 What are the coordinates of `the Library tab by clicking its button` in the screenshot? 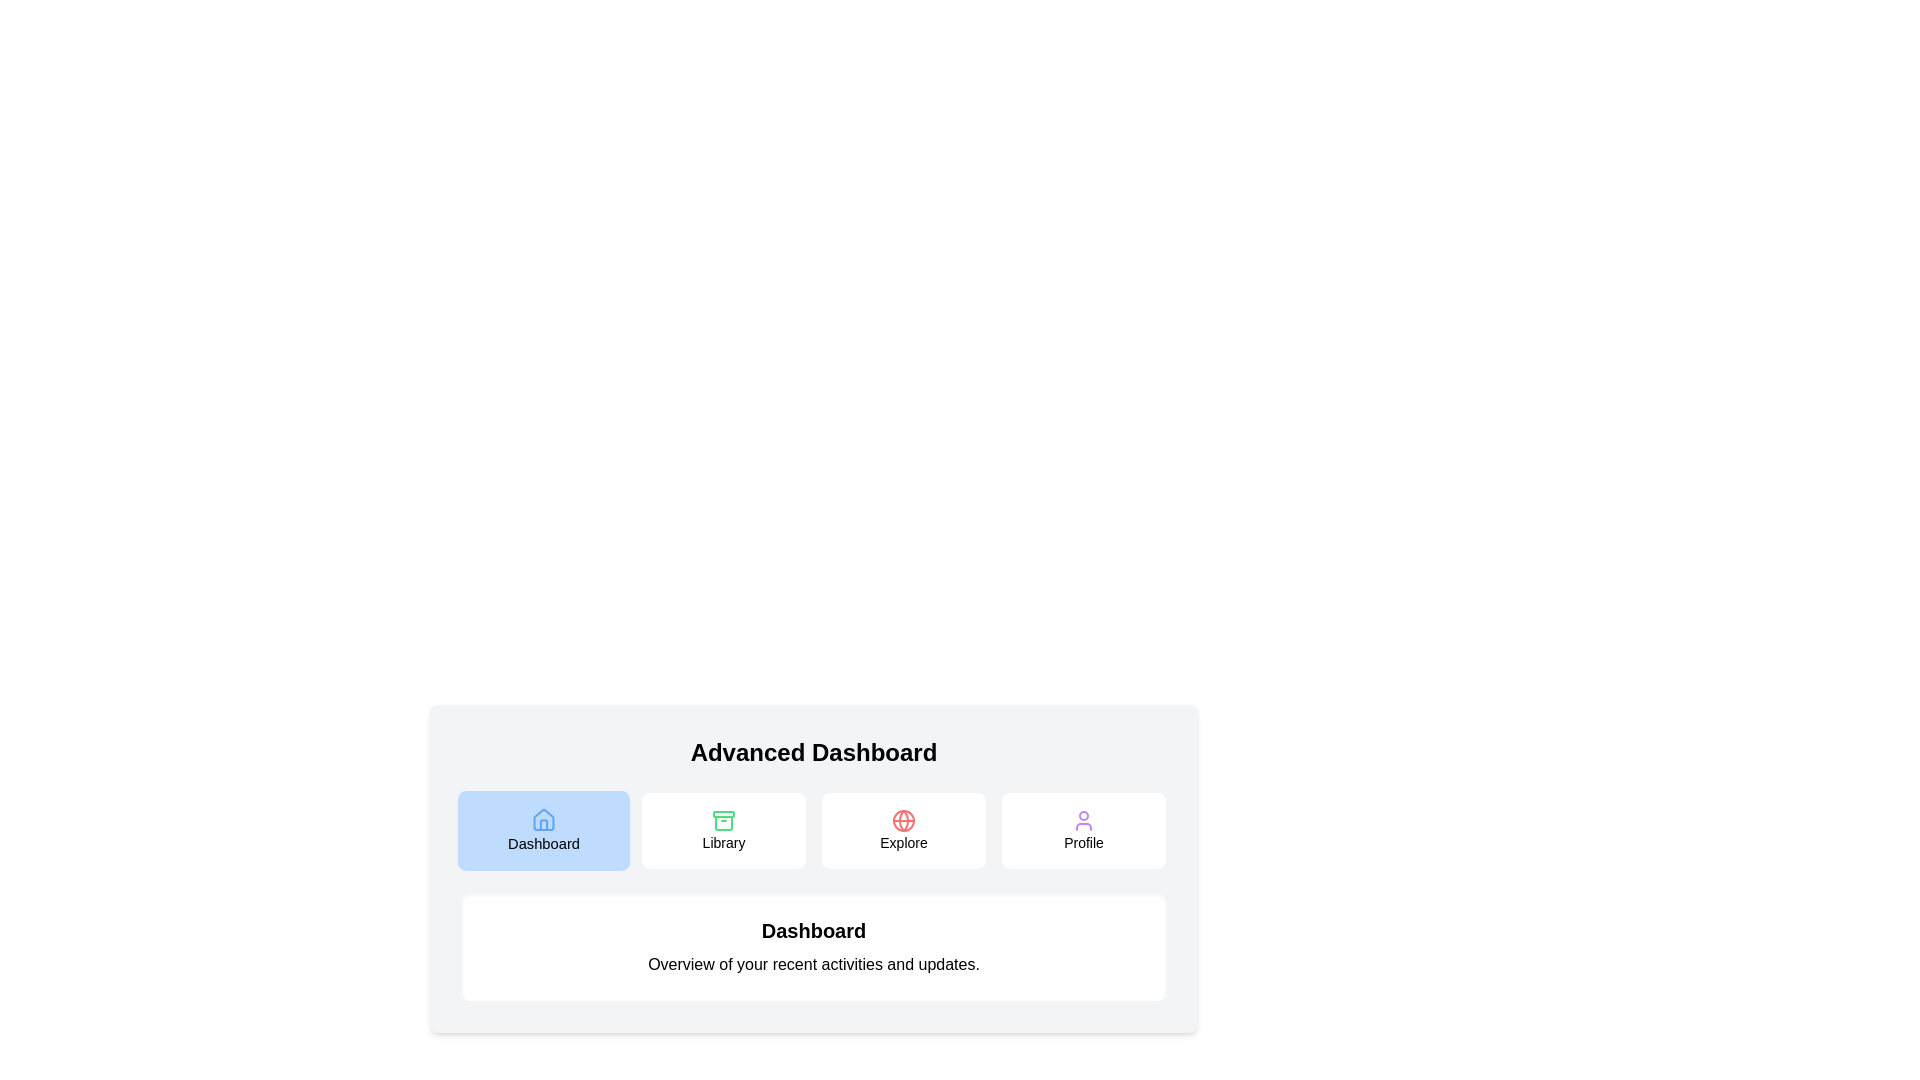 It's located at (723, 830).